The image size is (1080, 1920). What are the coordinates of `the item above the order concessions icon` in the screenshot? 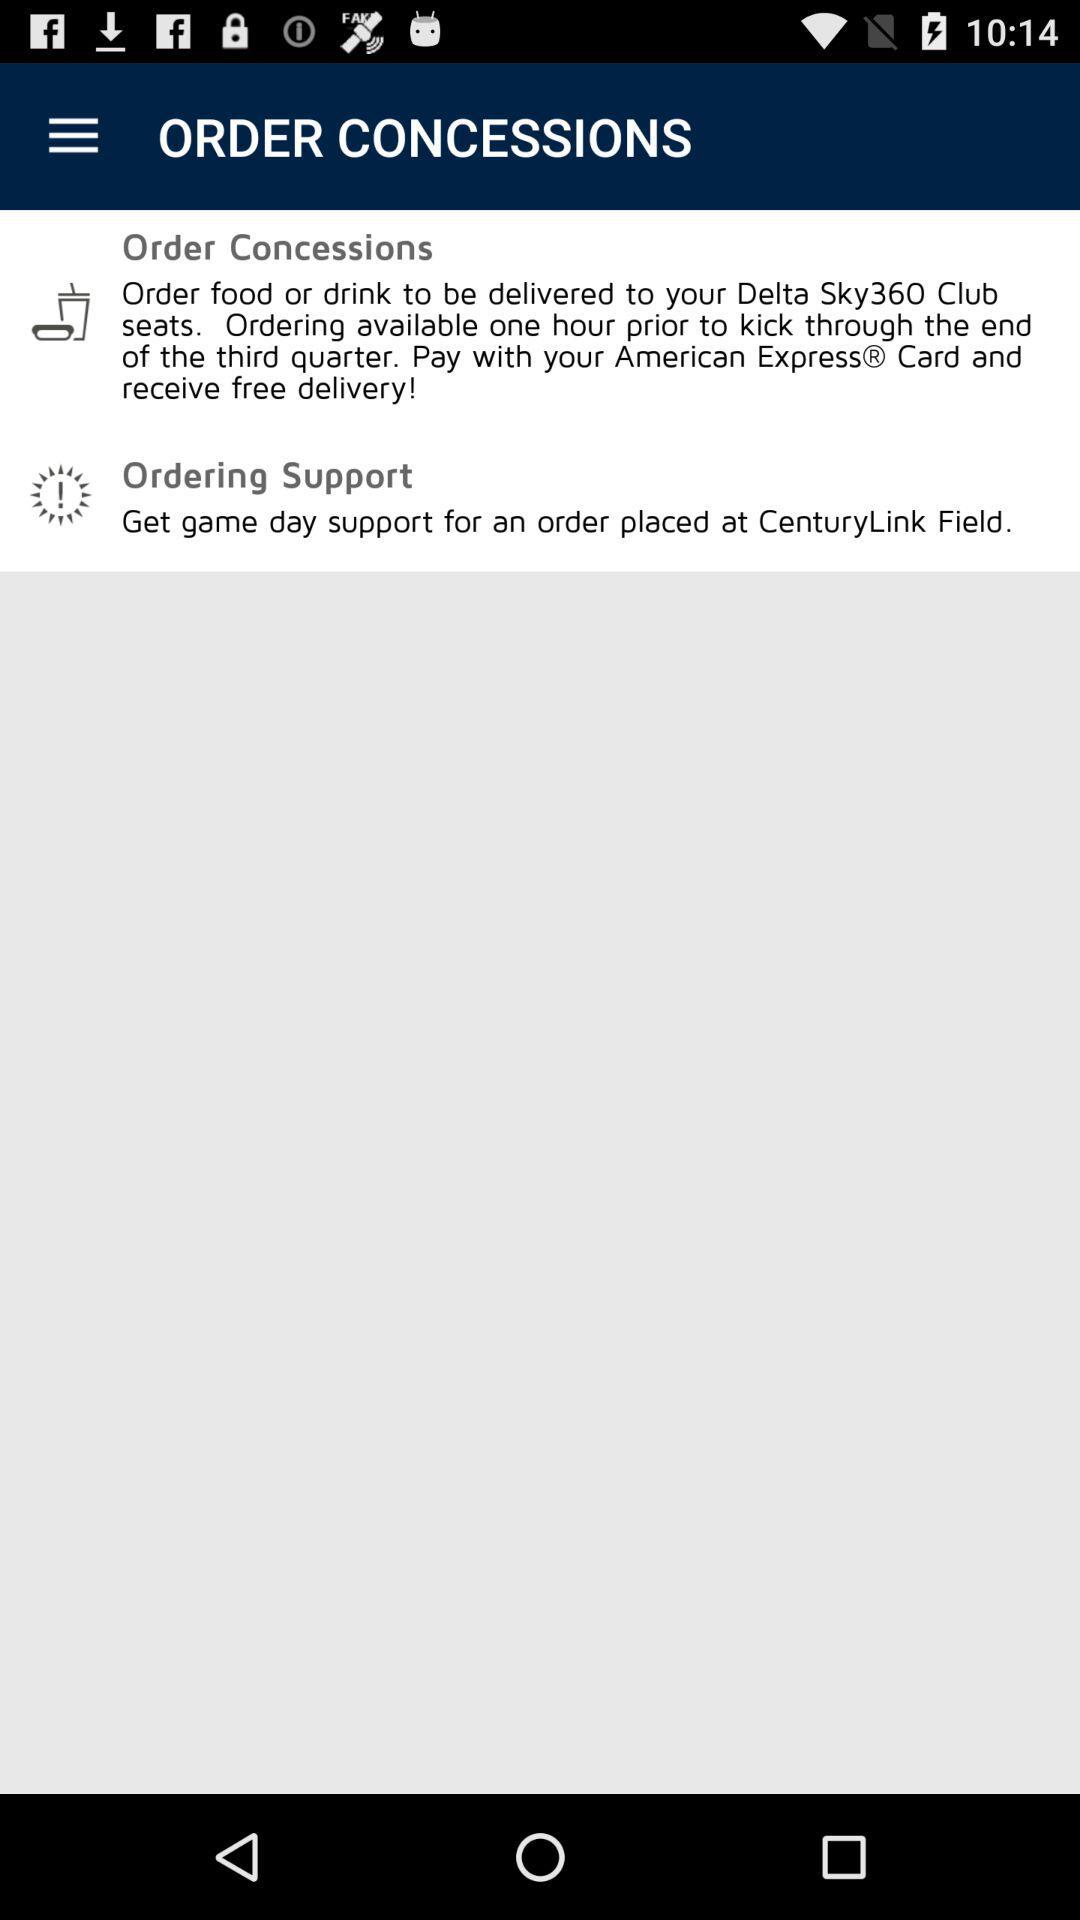 It's located at (72, 135).